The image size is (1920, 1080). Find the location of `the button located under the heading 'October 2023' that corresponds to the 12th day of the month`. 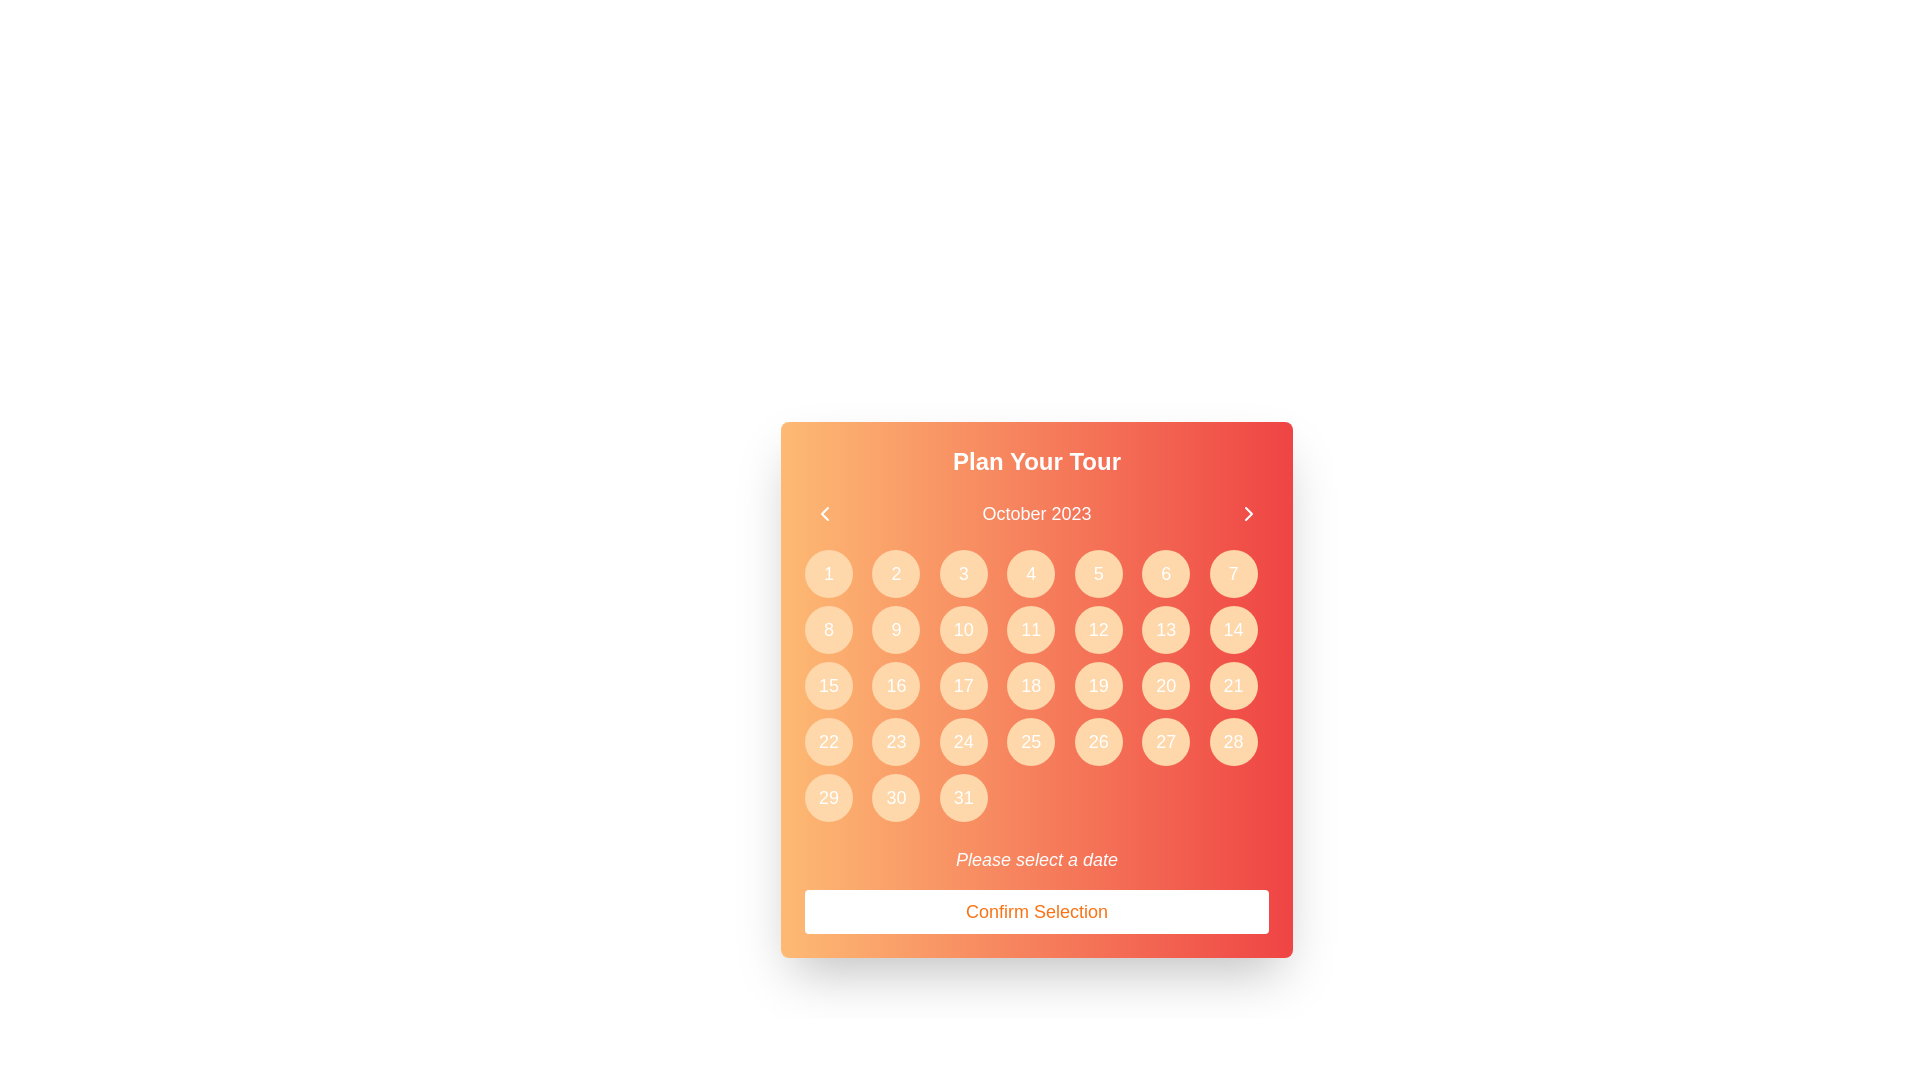

the button located under the heading 'October 2023' that corresponds to the 12th day of the month is located at coordinates (1097, 628).